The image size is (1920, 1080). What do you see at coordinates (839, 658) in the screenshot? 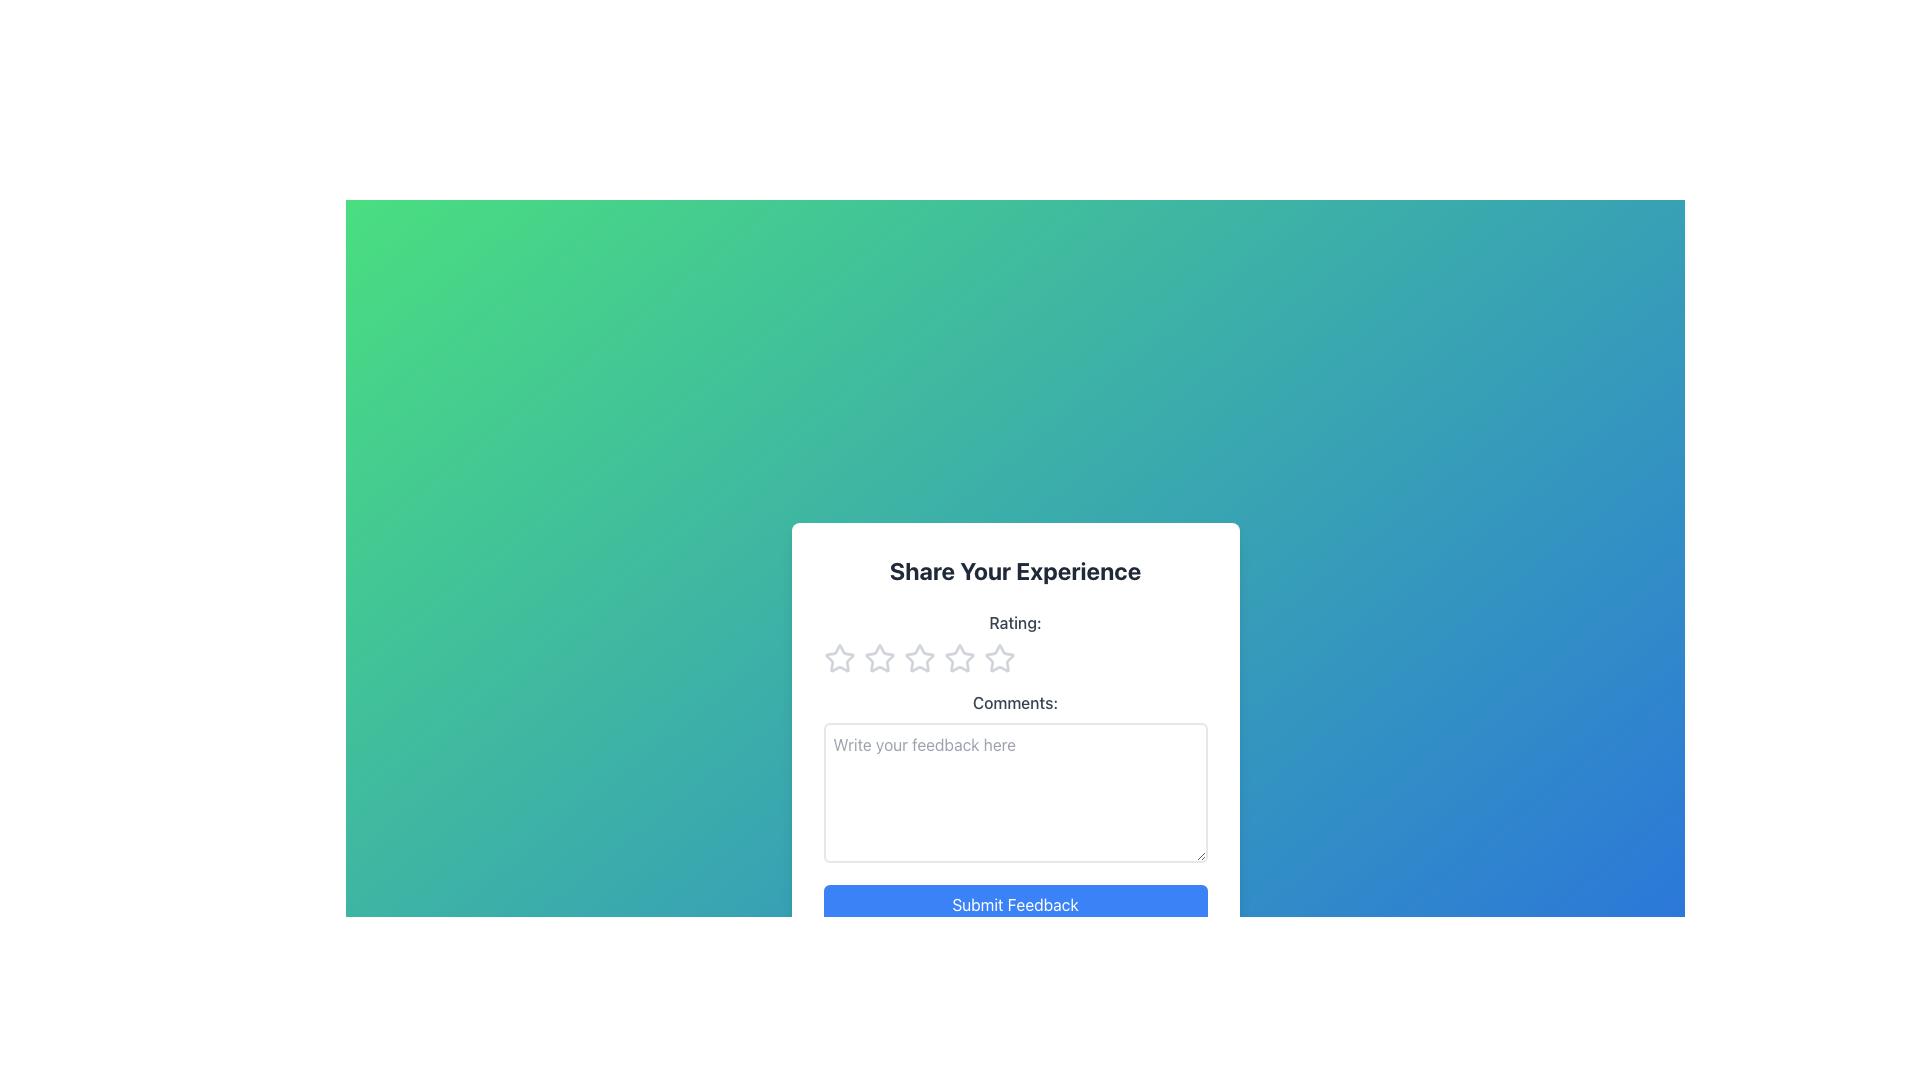
I see `the first star-shaped icon in the rating system, which is gray outlined and hollow` at bounding box center [839, 658].